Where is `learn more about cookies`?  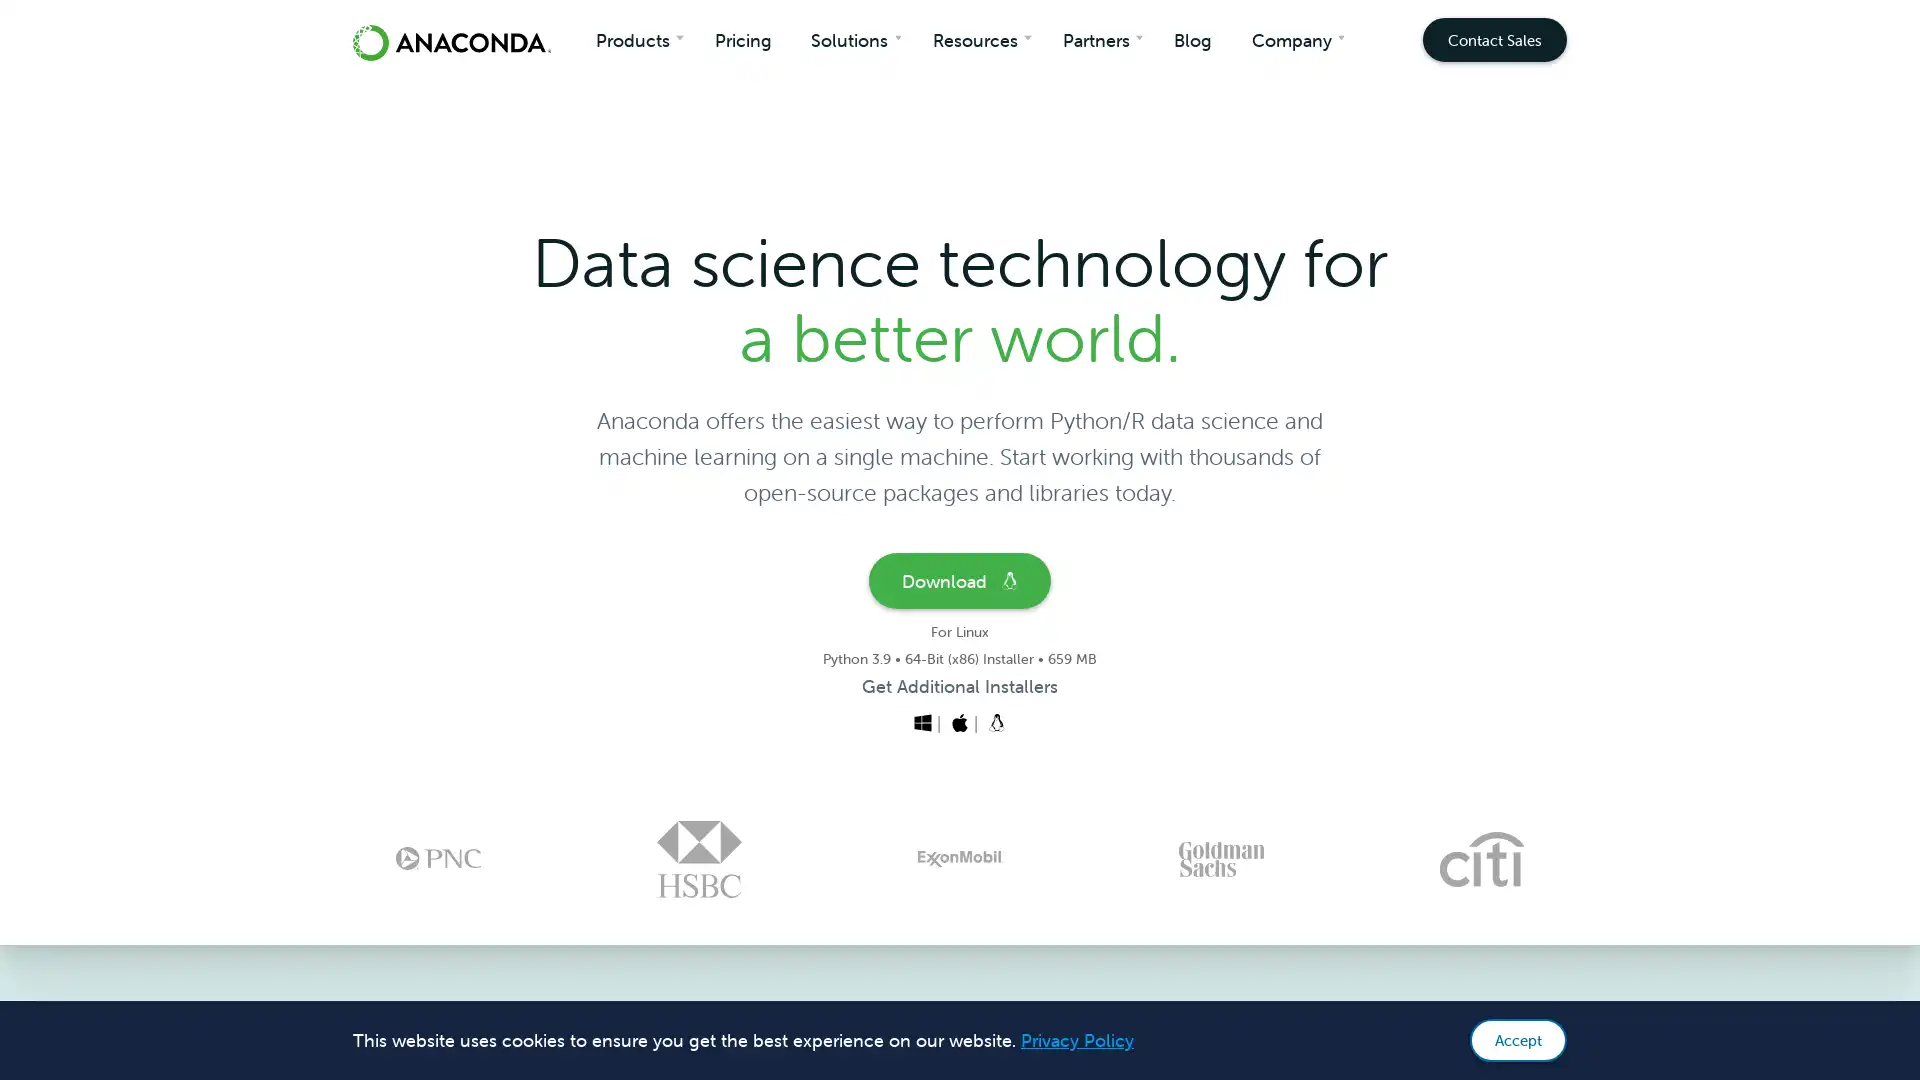
learn more about cookies is located at coordinates (1076, 1038).